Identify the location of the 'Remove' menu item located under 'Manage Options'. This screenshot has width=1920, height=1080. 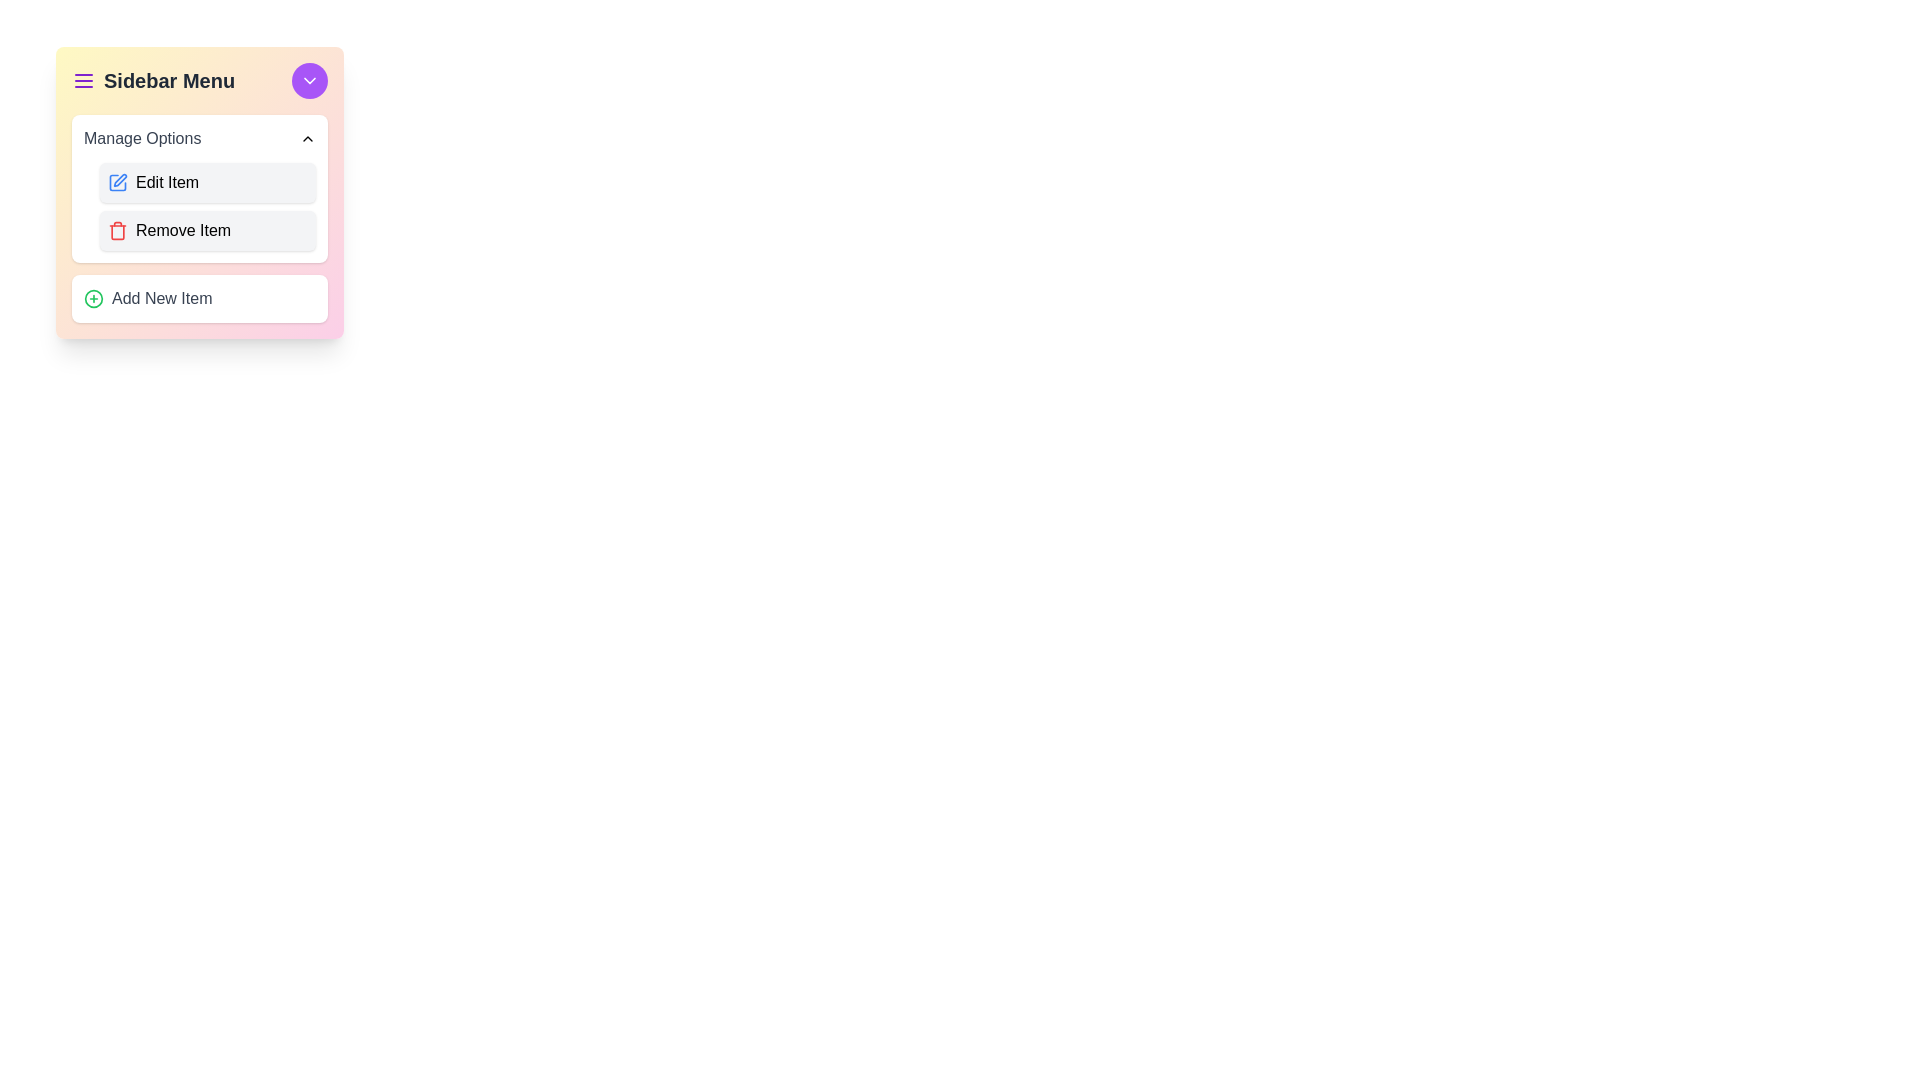
(183, 230).